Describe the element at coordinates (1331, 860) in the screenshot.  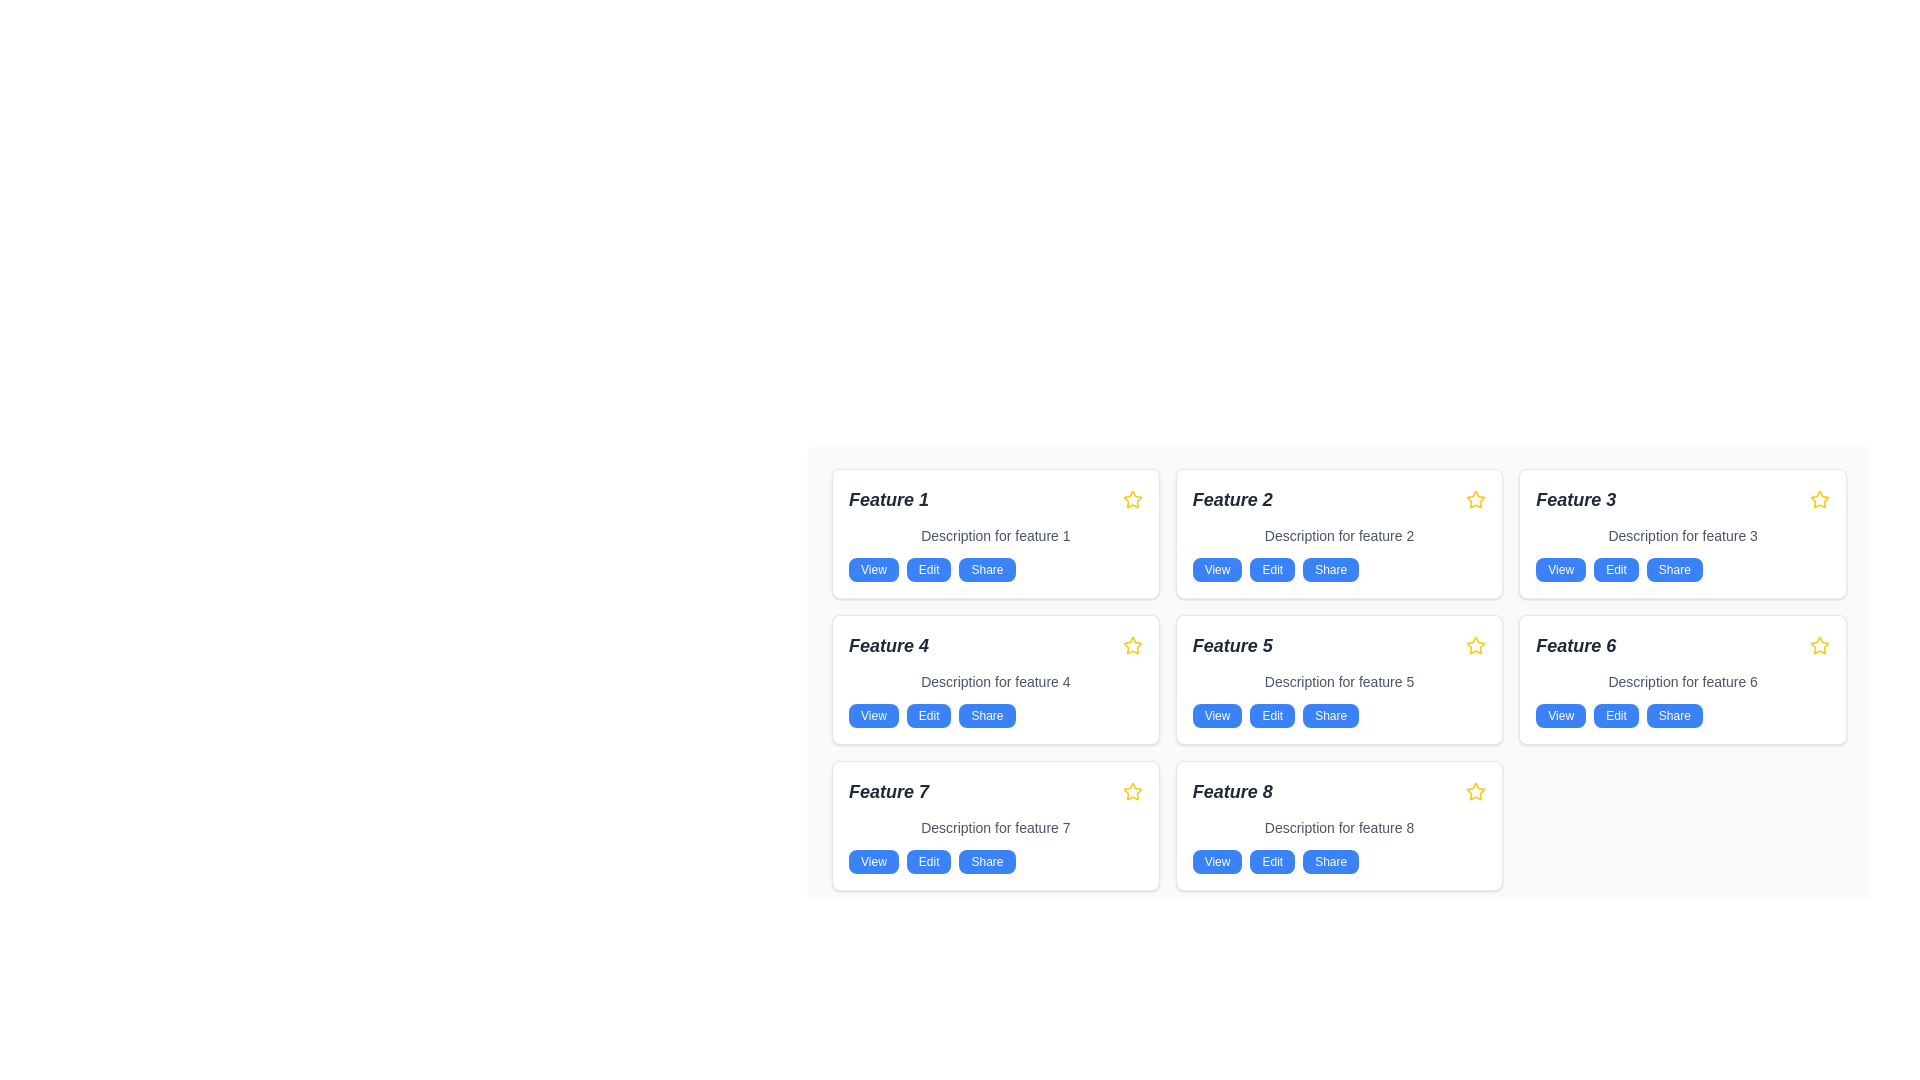
I see `the 'Share' button, a blue rectangular button with rounded corners located at the bottom-right of the card labeled 'Feature 8'` at that location.